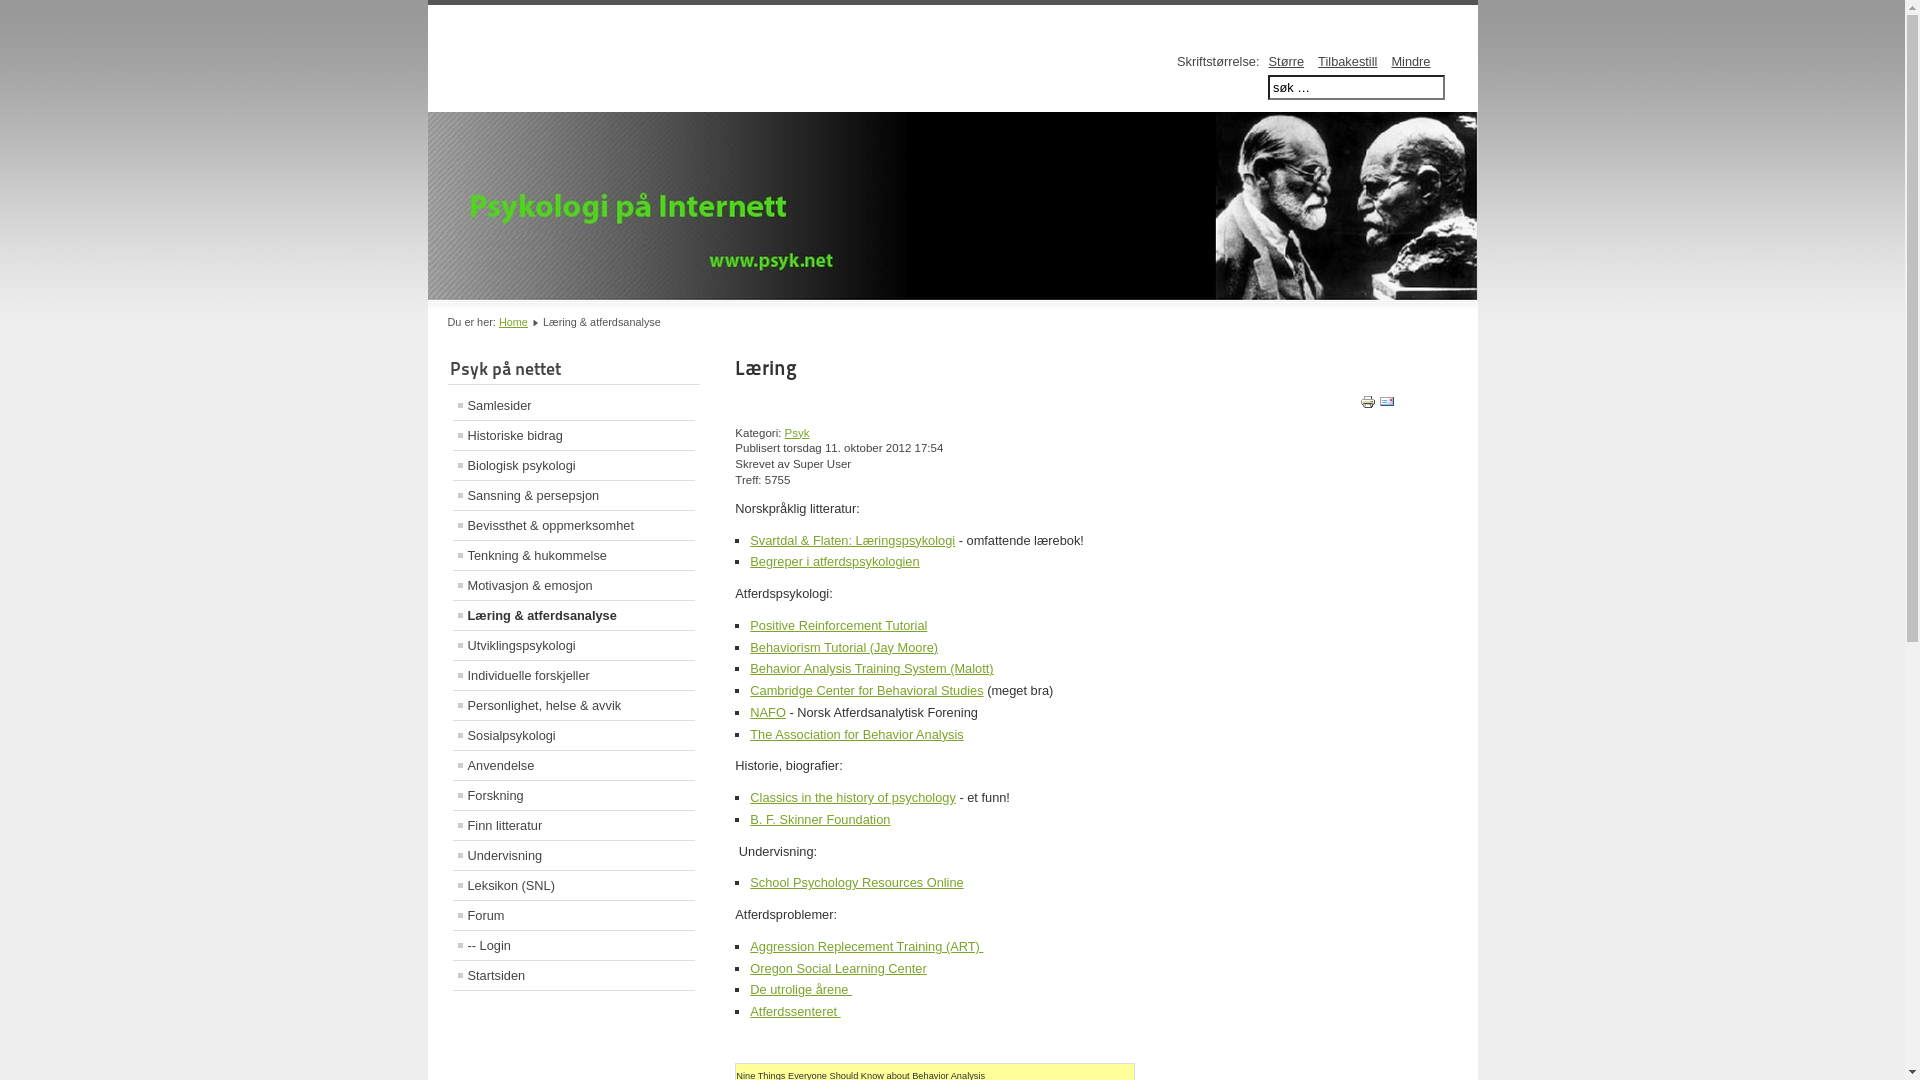 The height and width of the screenshot is (1080, 1920). I want to click on 'B. F. Skinner Foundation', so click(820, 819).